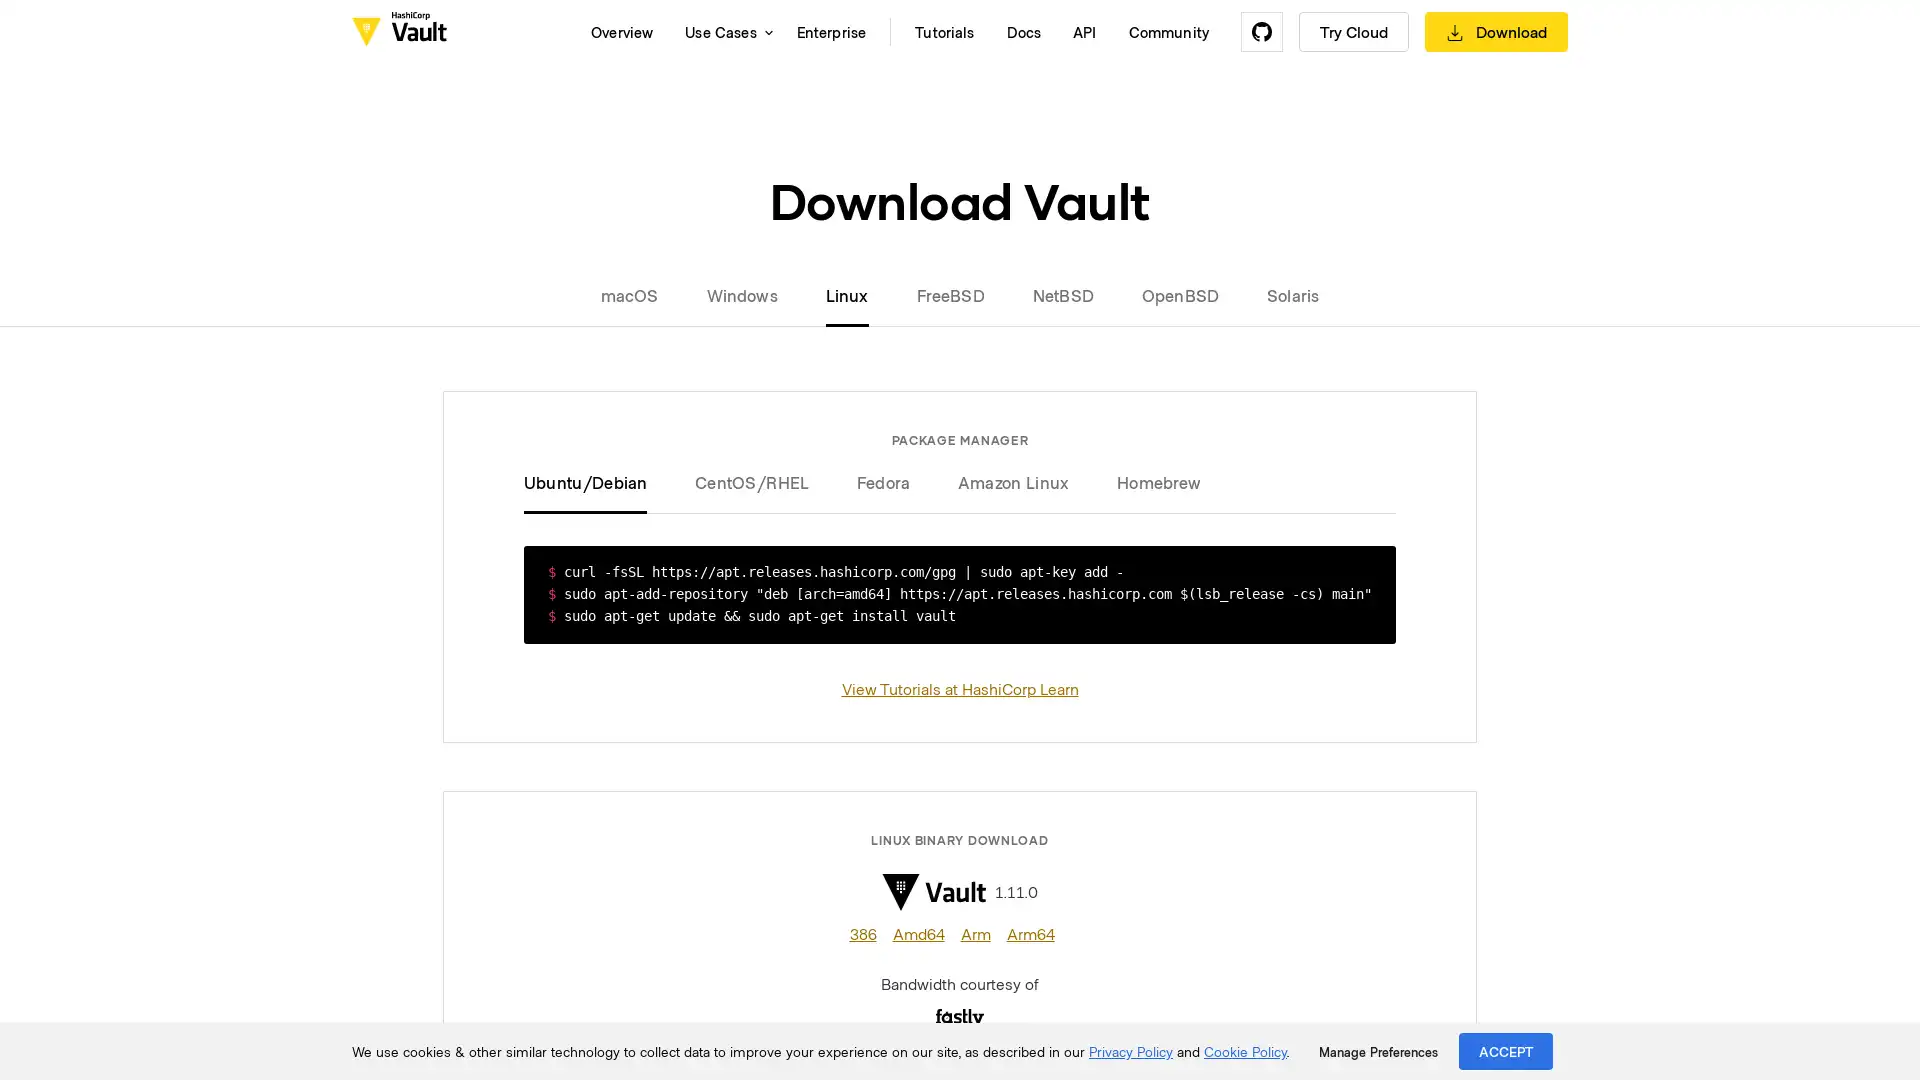 The width and height of the screenshot is (1920, 1080). What do you see at coordinates (1281, 294) in the screenshot?
I see `Solaris` at bounding box center [1281, 294].